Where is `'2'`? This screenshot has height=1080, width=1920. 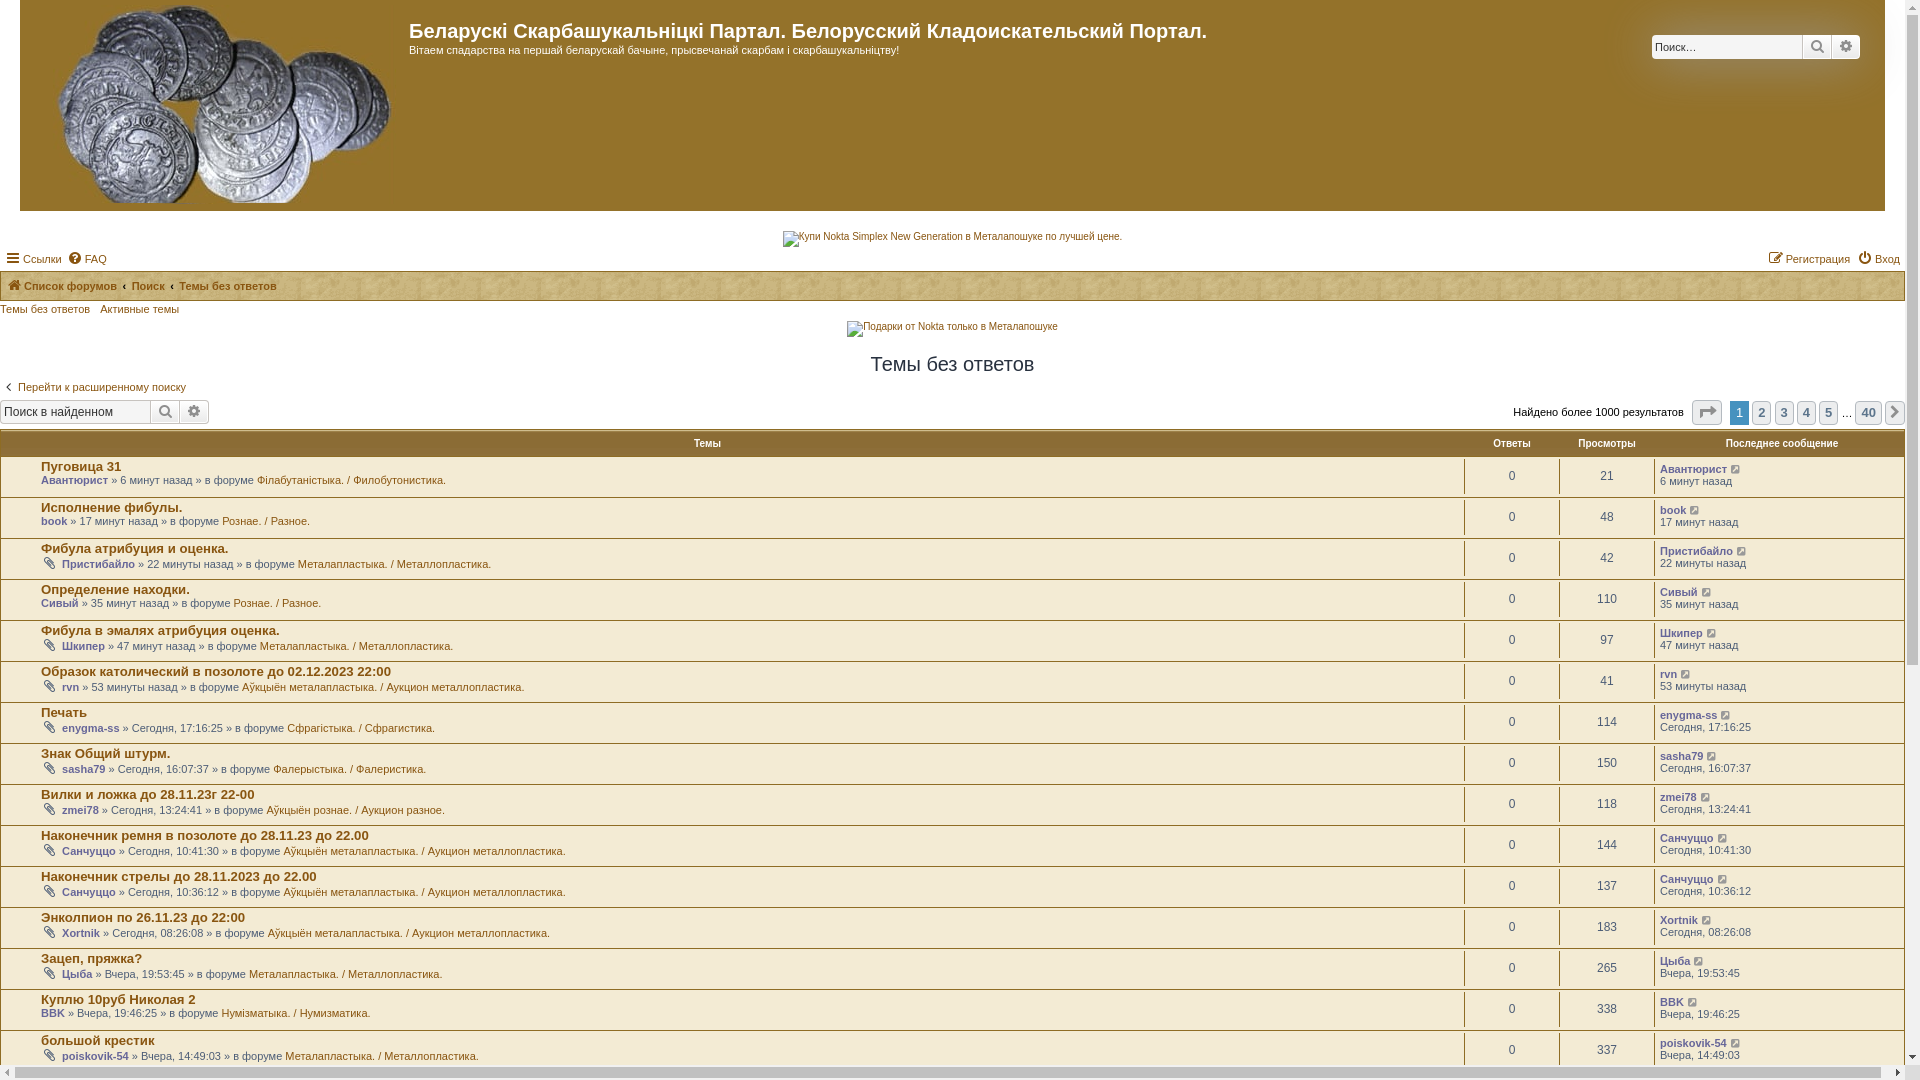
'2' is located at coordinates (1761, 411).